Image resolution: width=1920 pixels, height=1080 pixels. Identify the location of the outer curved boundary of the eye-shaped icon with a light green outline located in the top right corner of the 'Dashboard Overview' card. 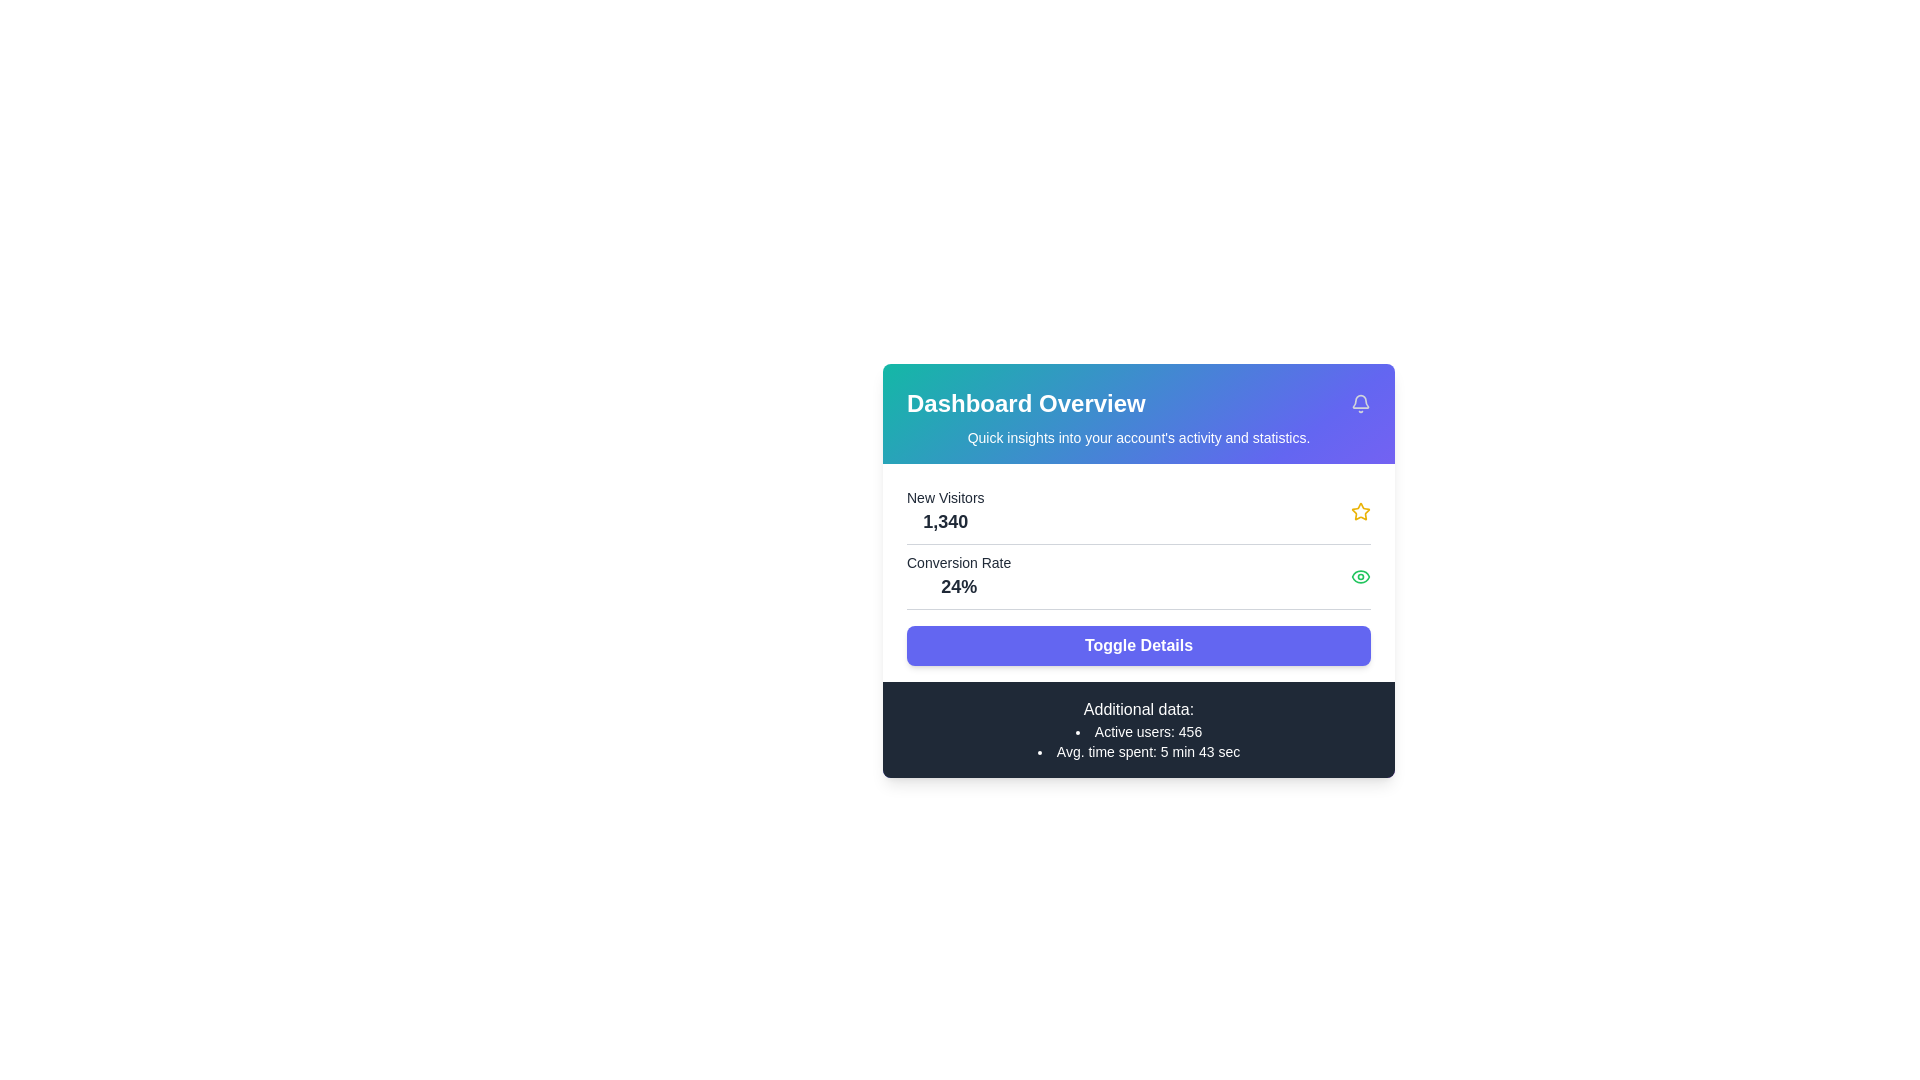
(1360, 577).